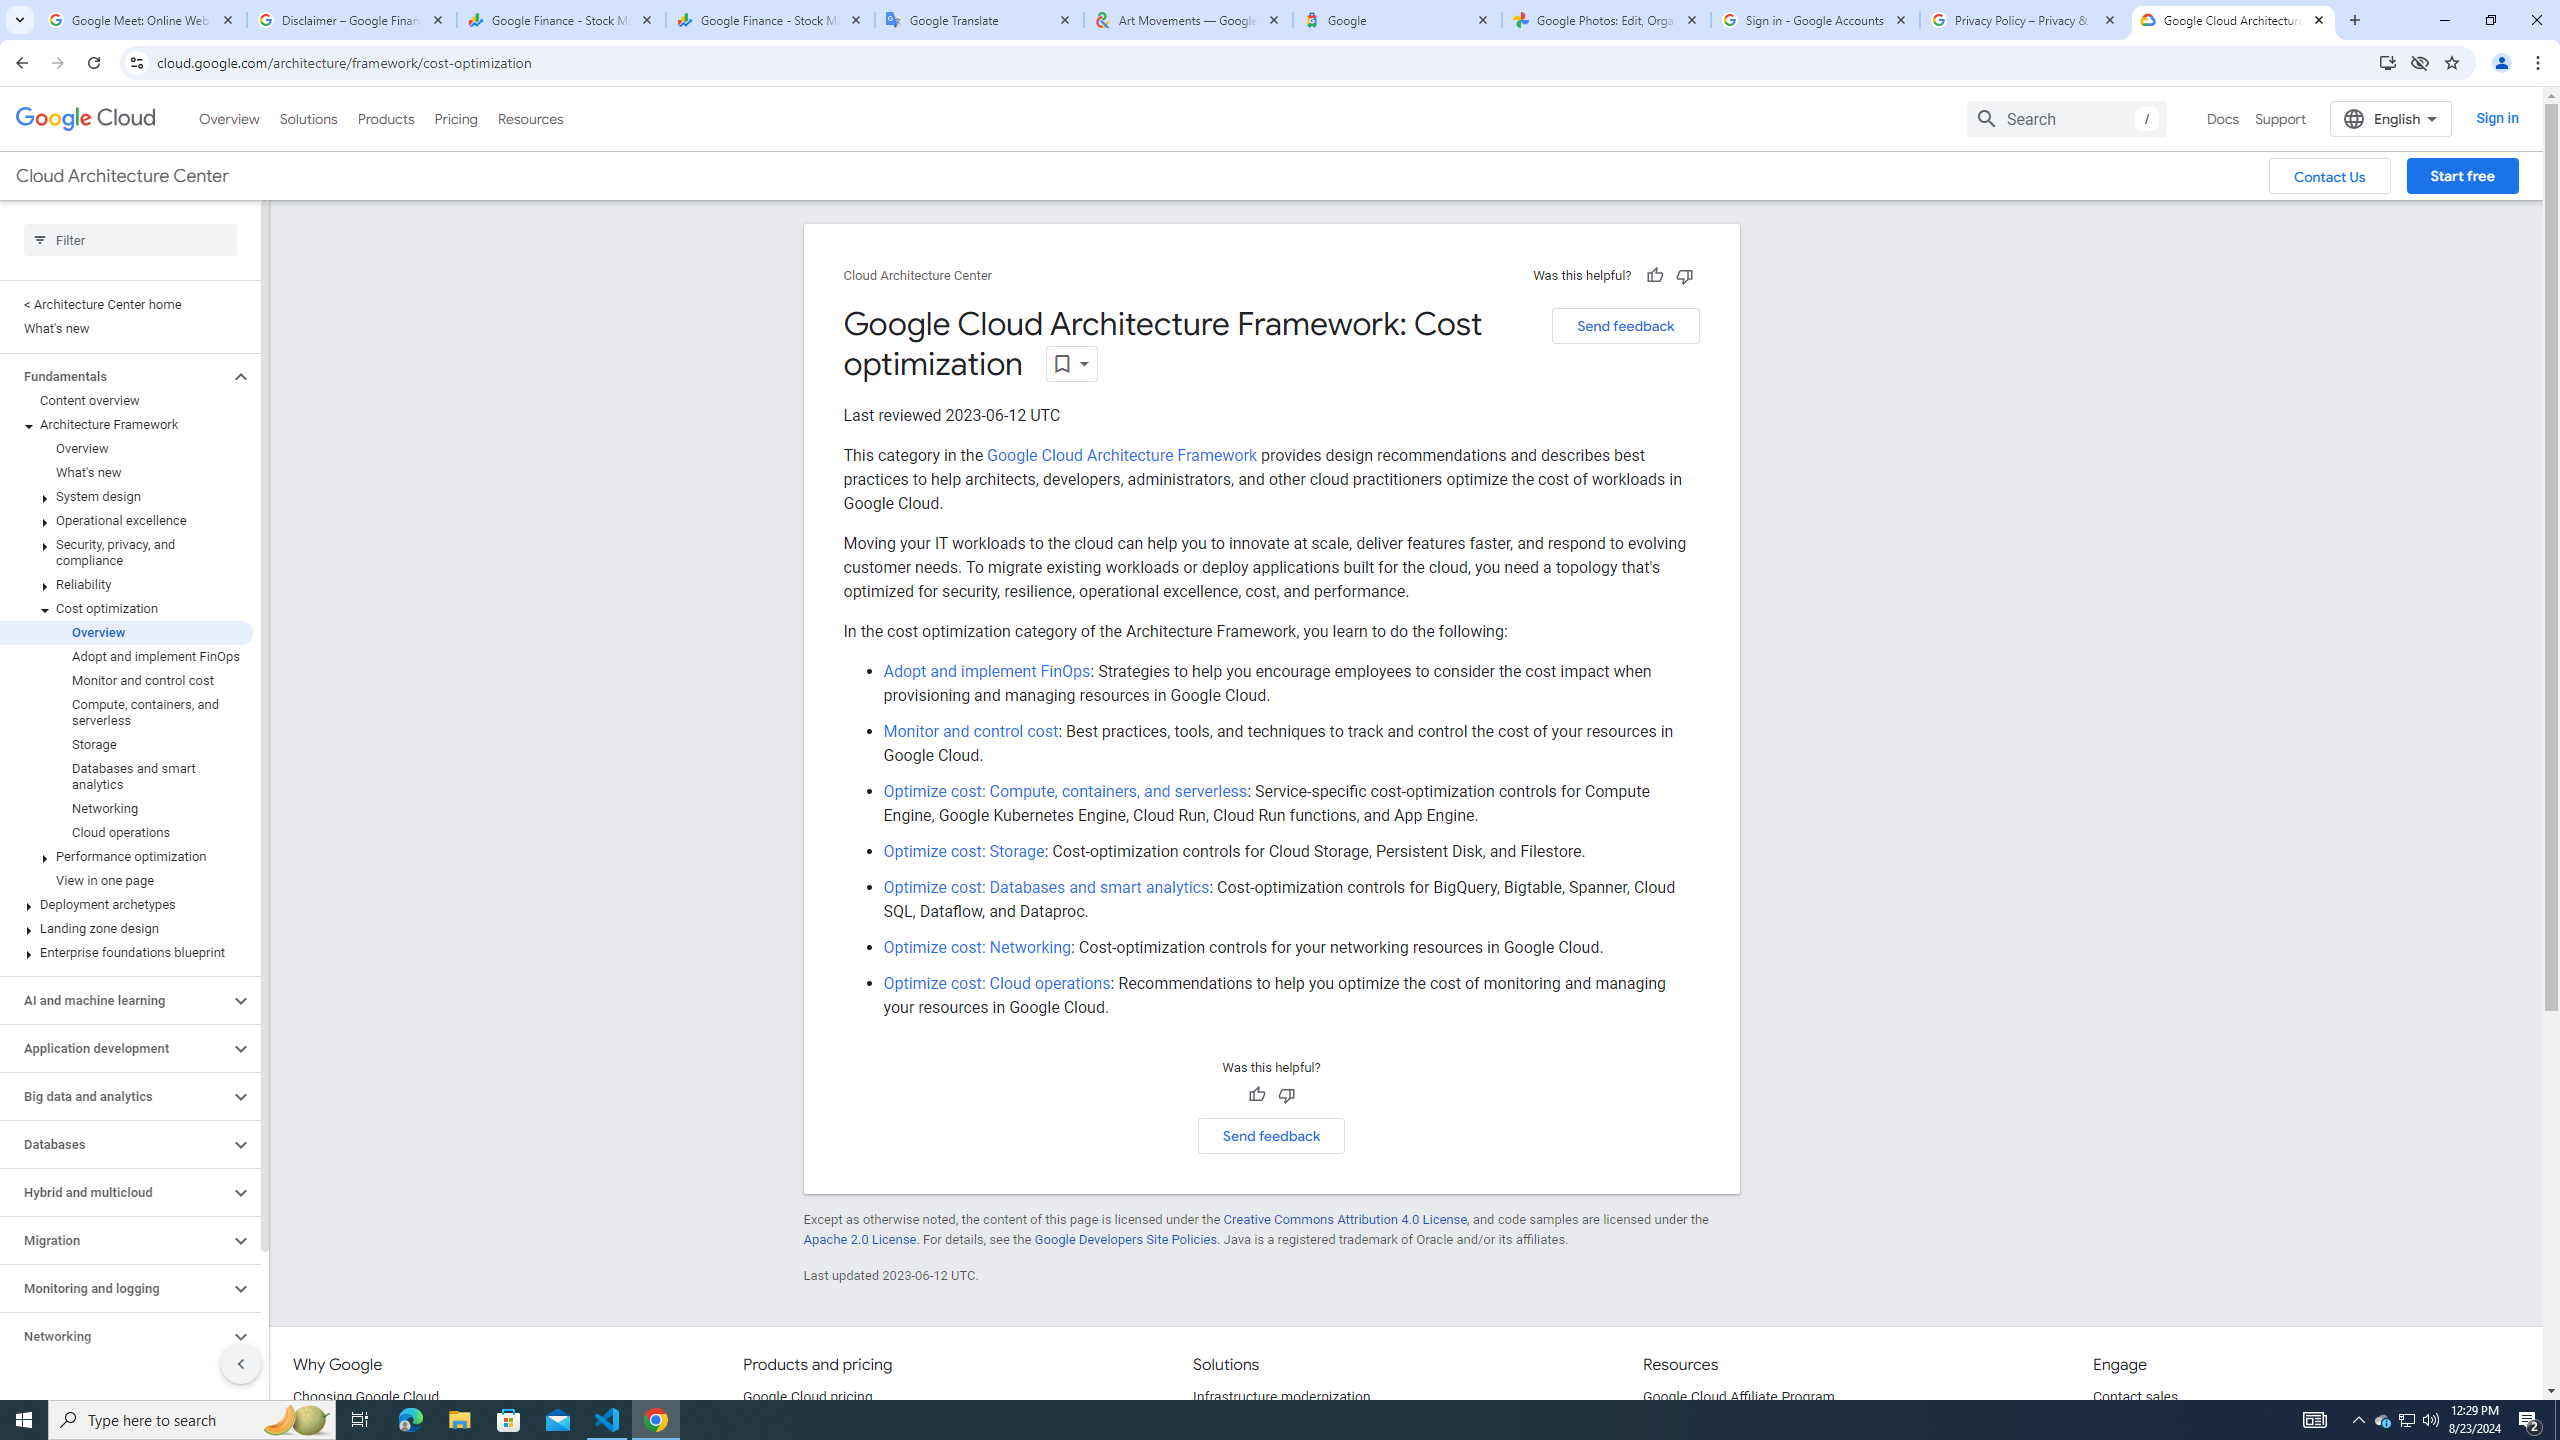 This screenshot has height=1440, width=2560. I want to click on 'System design', so click(126, 495).